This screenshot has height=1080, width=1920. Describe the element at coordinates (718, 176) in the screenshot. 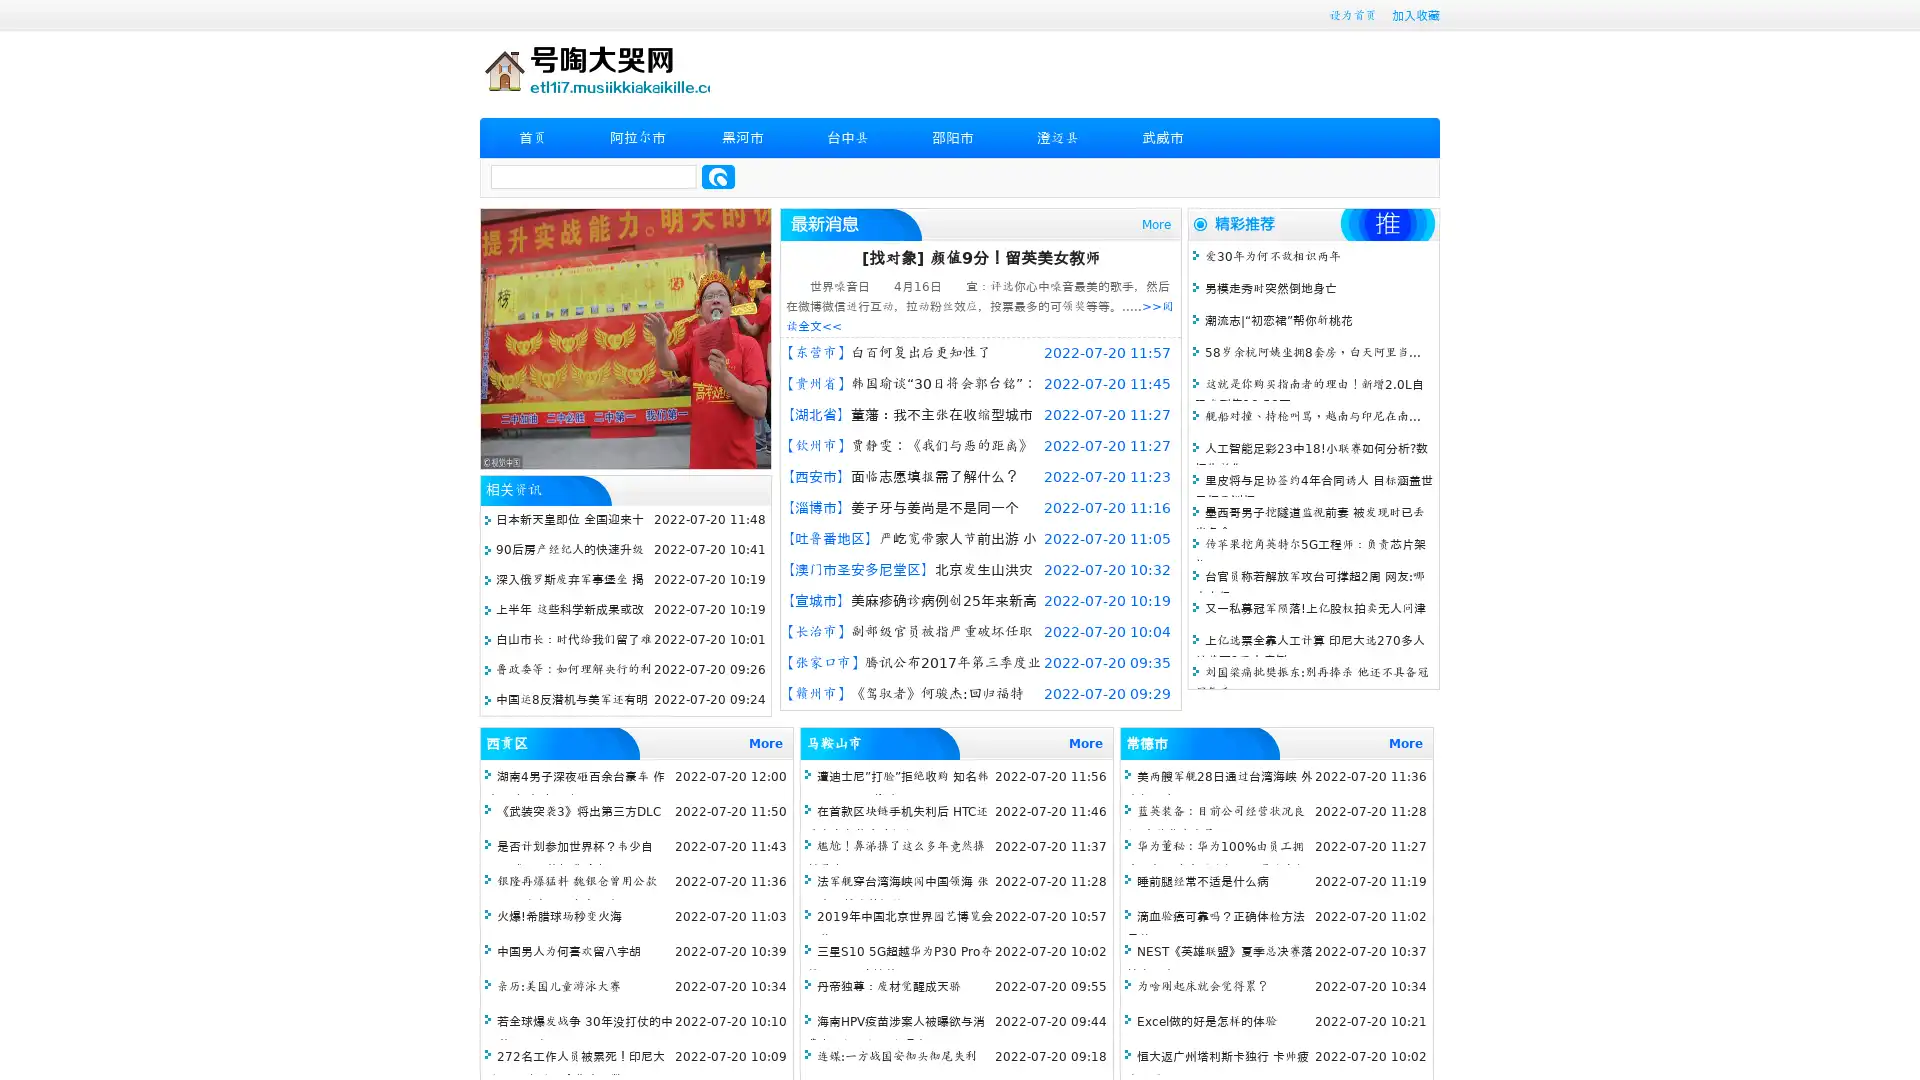

I see `Search` at that location.